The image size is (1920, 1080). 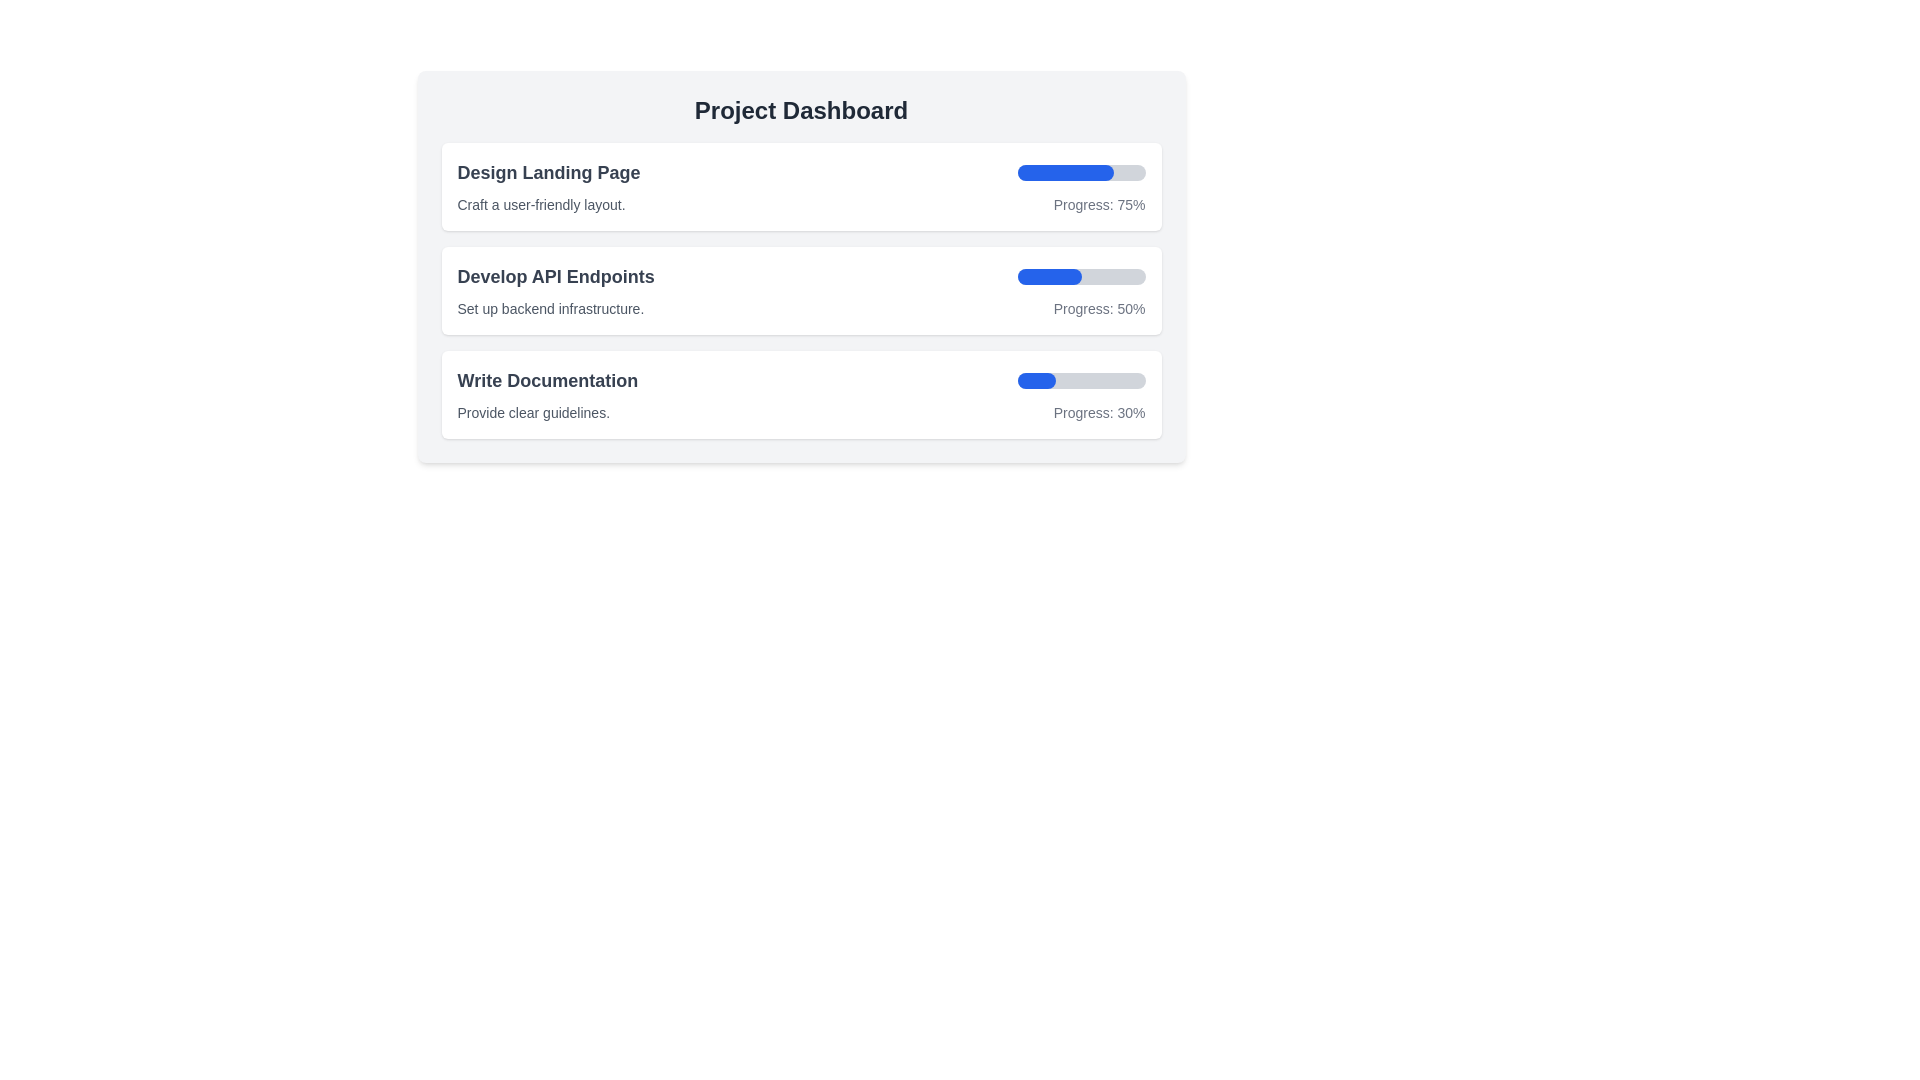 I want to click on the text label 'Progress: 50%' located beside the task description 'Set up backend infrastructure' in the project dashboard, so click(x=1098, y=308).